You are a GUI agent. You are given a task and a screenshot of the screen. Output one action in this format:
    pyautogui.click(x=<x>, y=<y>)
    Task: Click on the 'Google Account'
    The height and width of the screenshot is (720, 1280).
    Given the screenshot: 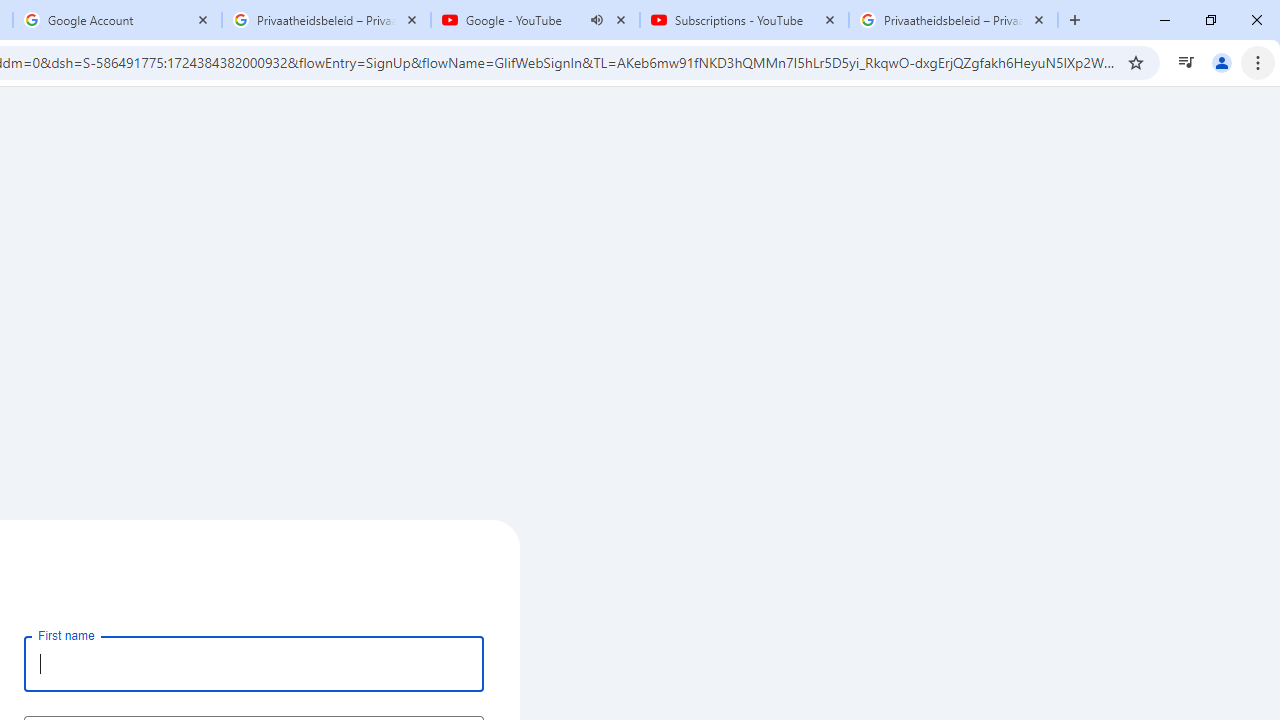 What is the action you would take?
    pyautogui.click(x=116, y=20)
    